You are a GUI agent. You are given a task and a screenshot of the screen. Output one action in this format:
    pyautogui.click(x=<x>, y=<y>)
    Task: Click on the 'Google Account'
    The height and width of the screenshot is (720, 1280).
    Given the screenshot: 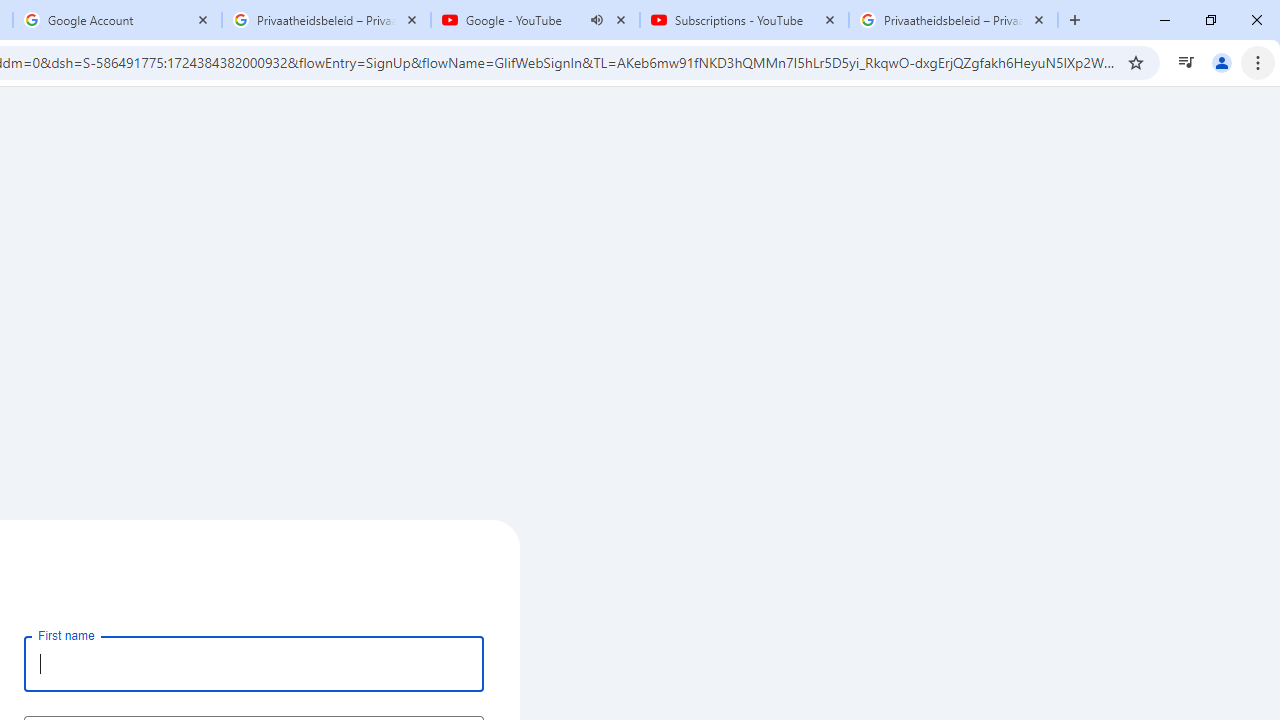 What is the action you would take?
    pyautogui.click(x=116, y=20)
    